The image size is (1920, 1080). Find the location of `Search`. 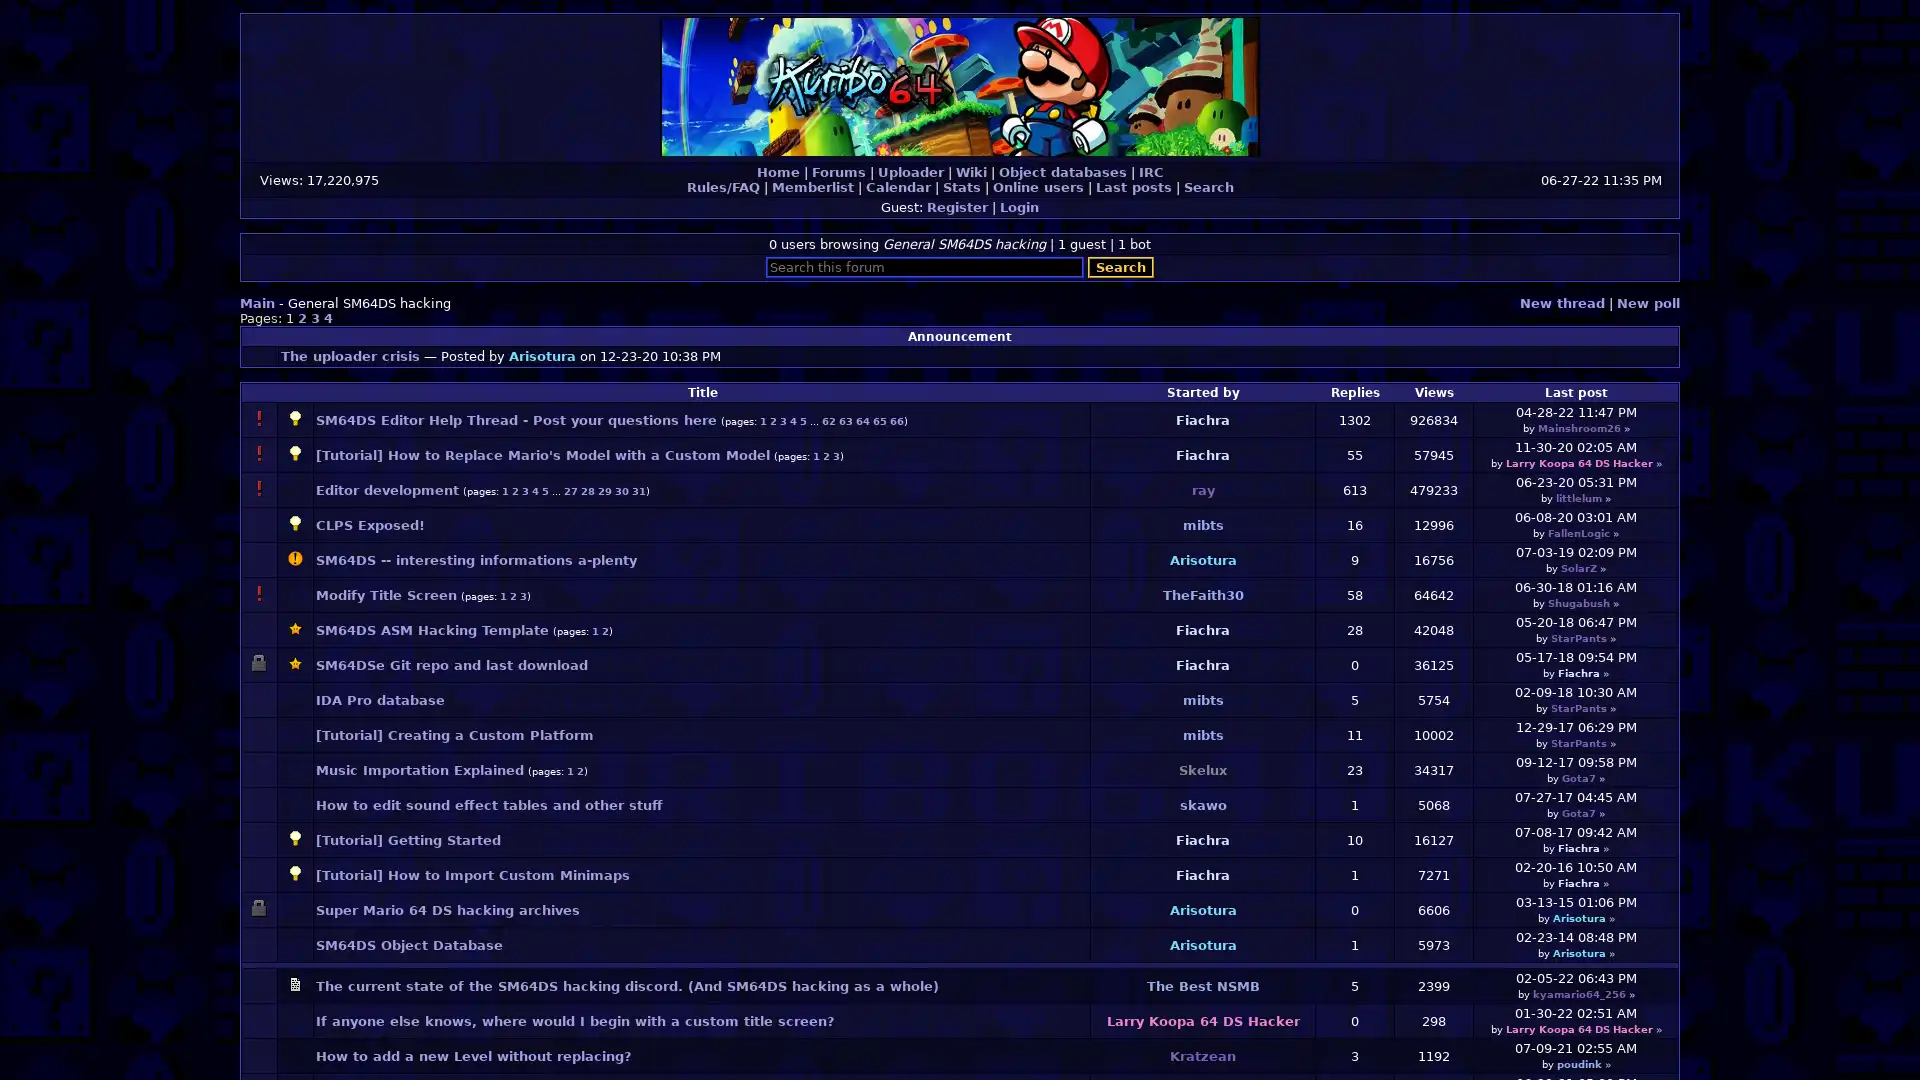

Search is located at coordinates (1121, 266).